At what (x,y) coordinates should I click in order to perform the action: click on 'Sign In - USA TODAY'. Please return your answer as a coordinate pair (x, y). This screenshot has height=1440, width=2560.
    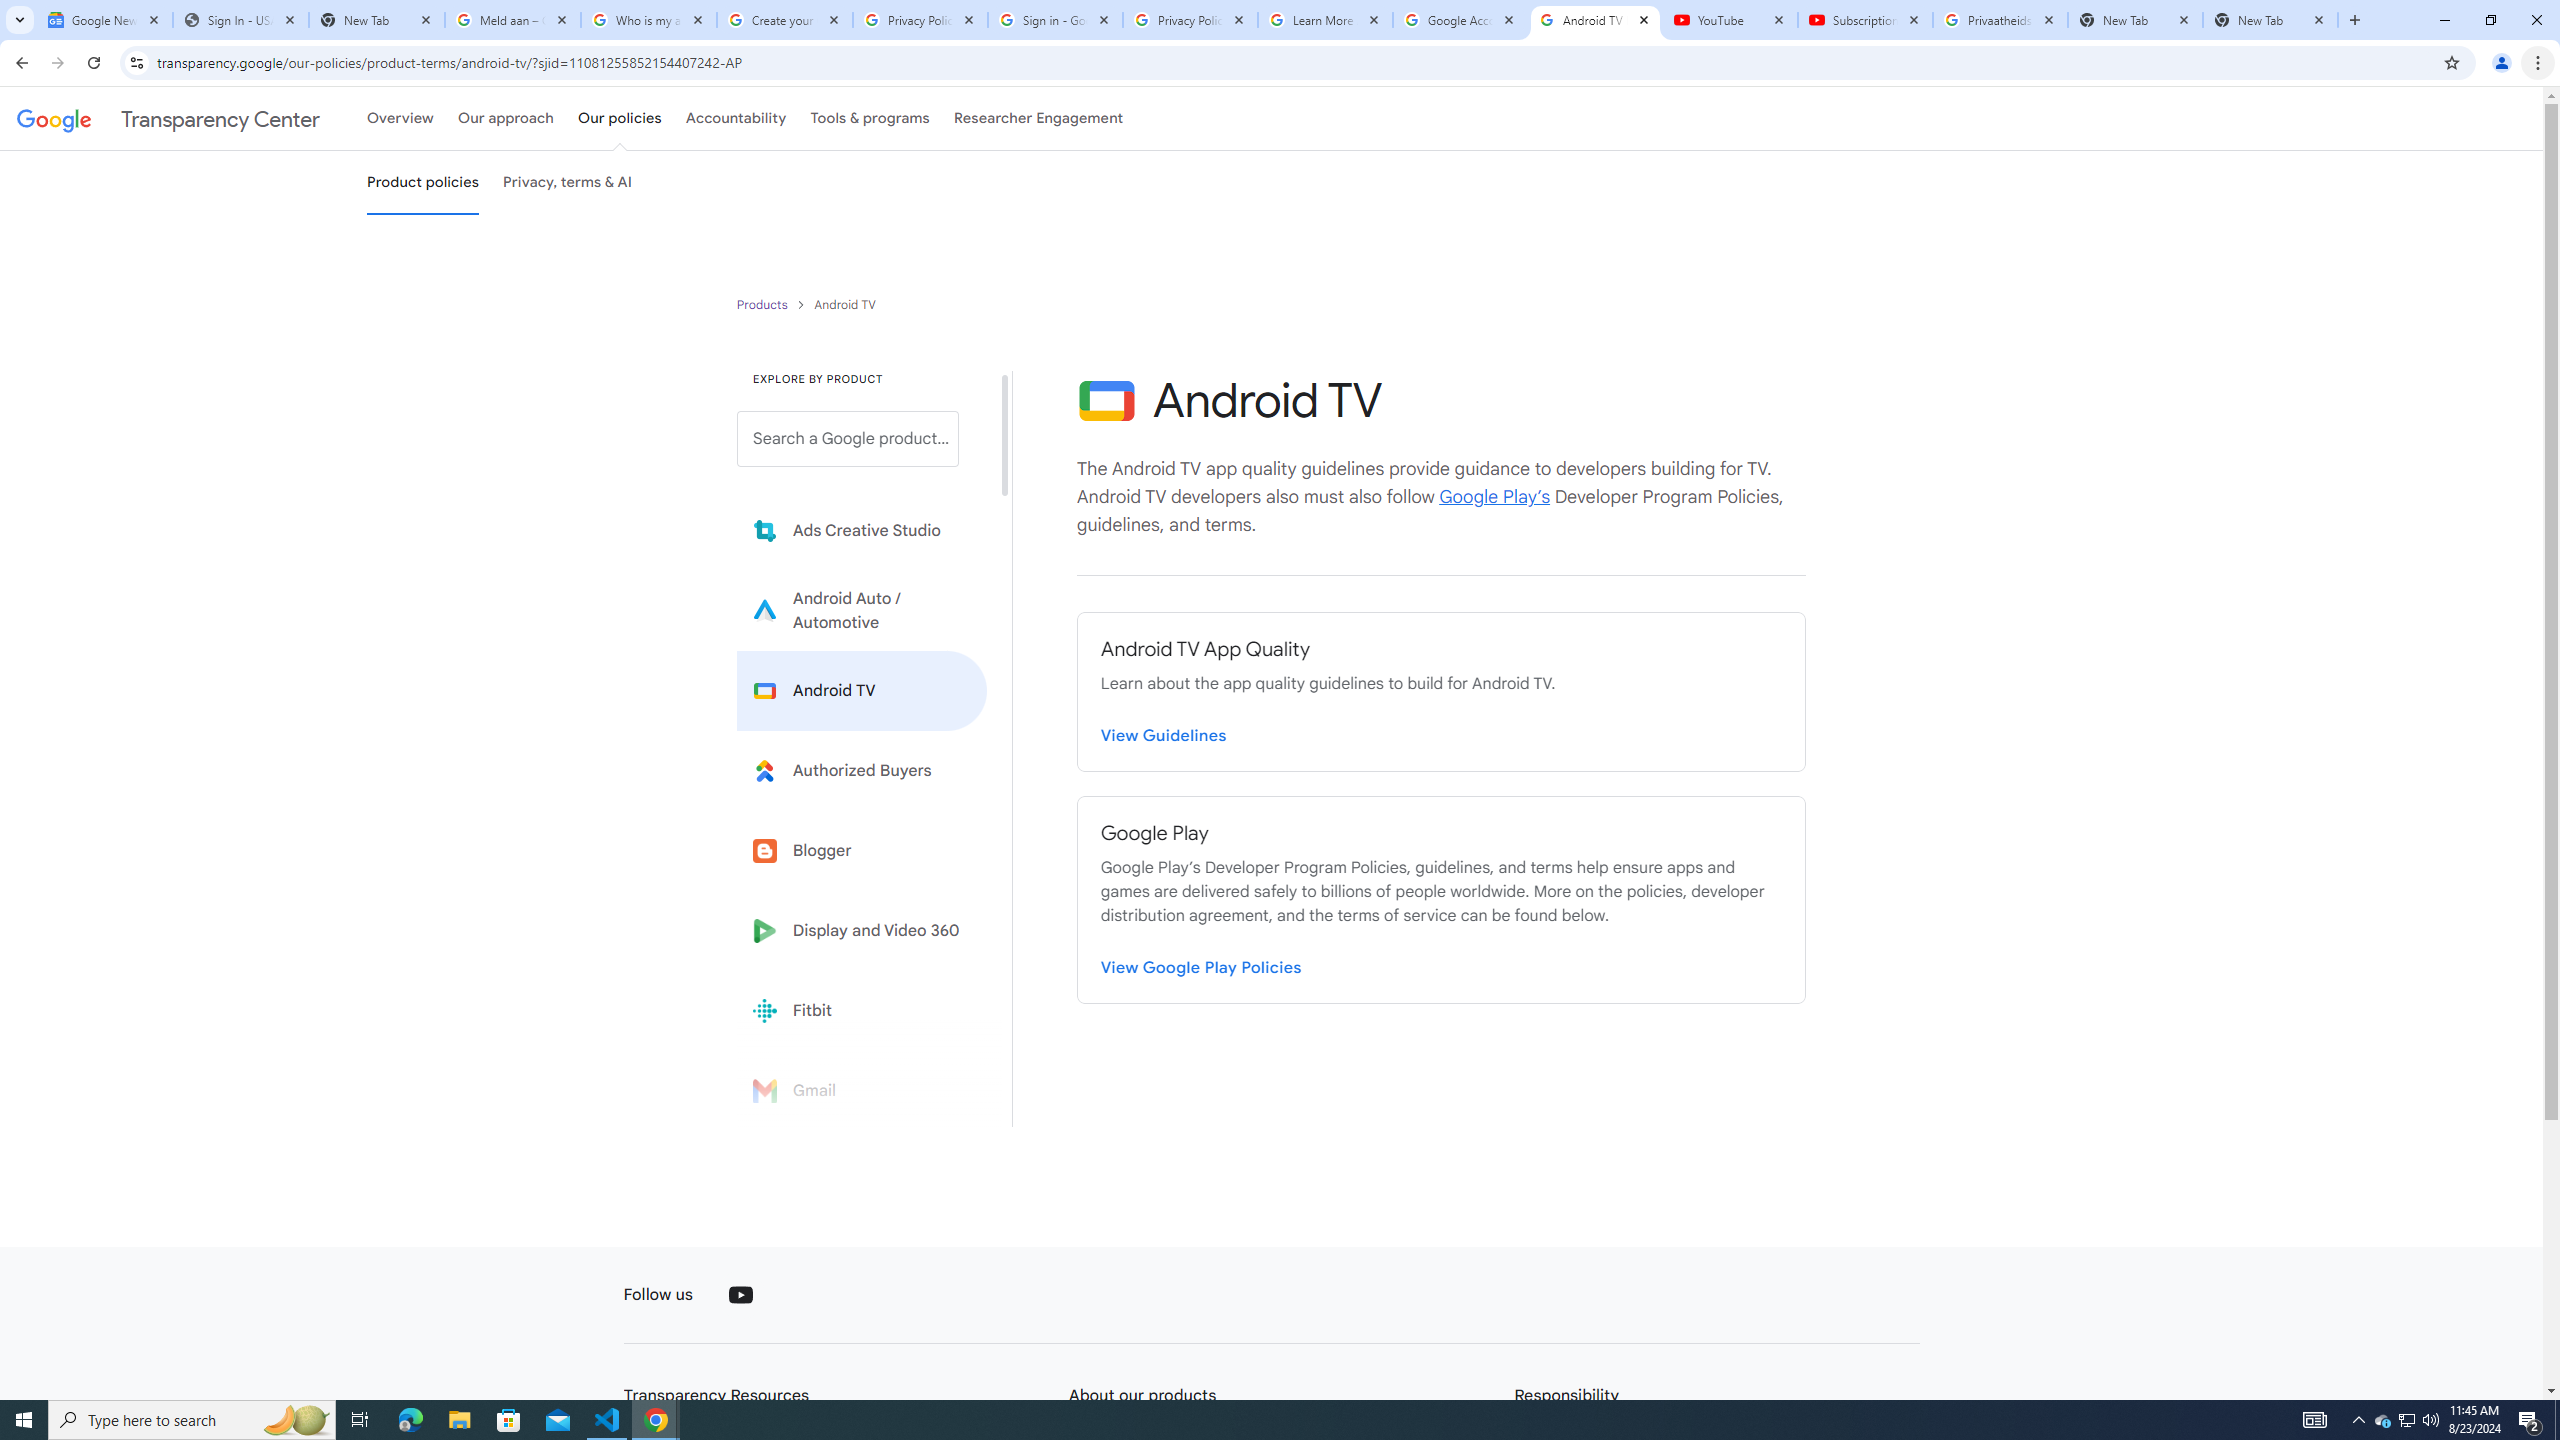
    Looking at the image, I should click on (240, 19).